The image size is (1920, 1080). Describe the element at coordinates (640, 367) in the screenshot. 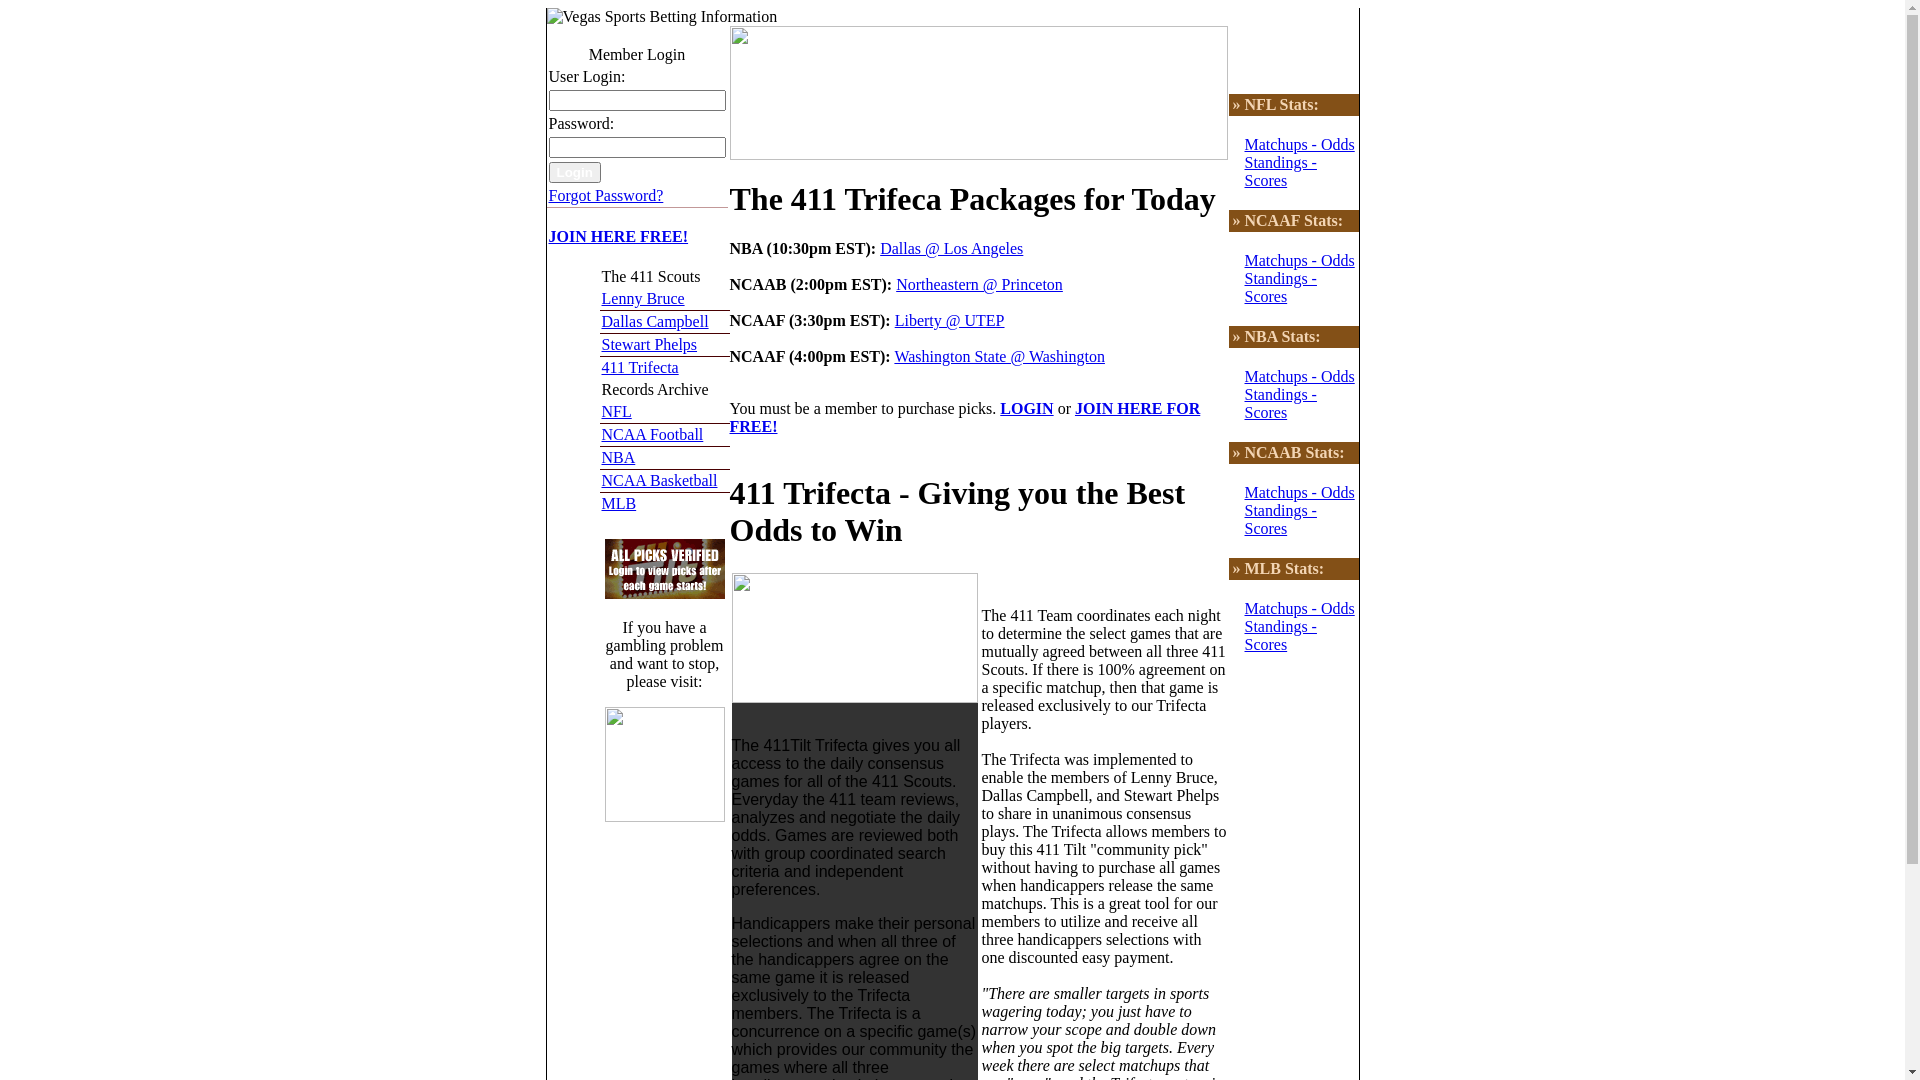

I see `'411 Trifecta'` at that location.